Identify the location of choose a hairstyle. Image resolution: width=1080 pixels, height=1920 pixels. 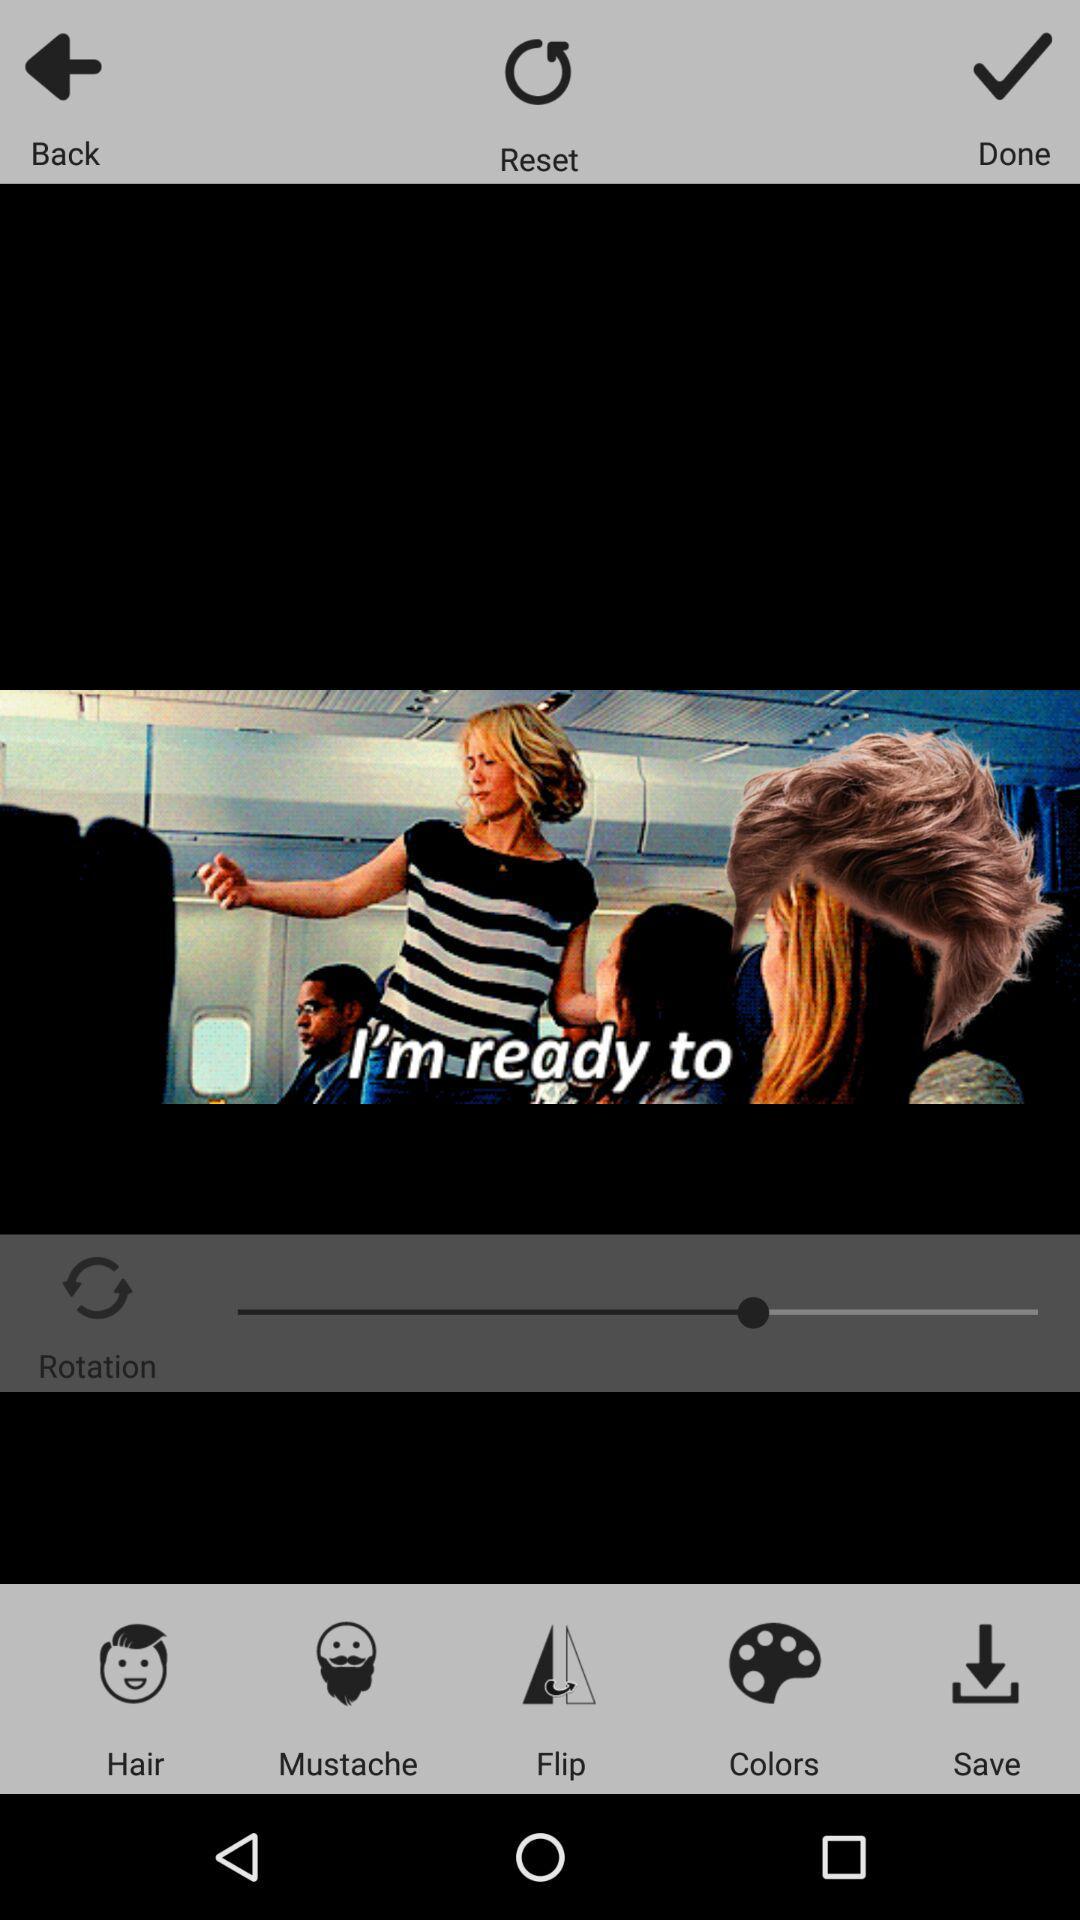
(135, 1662).